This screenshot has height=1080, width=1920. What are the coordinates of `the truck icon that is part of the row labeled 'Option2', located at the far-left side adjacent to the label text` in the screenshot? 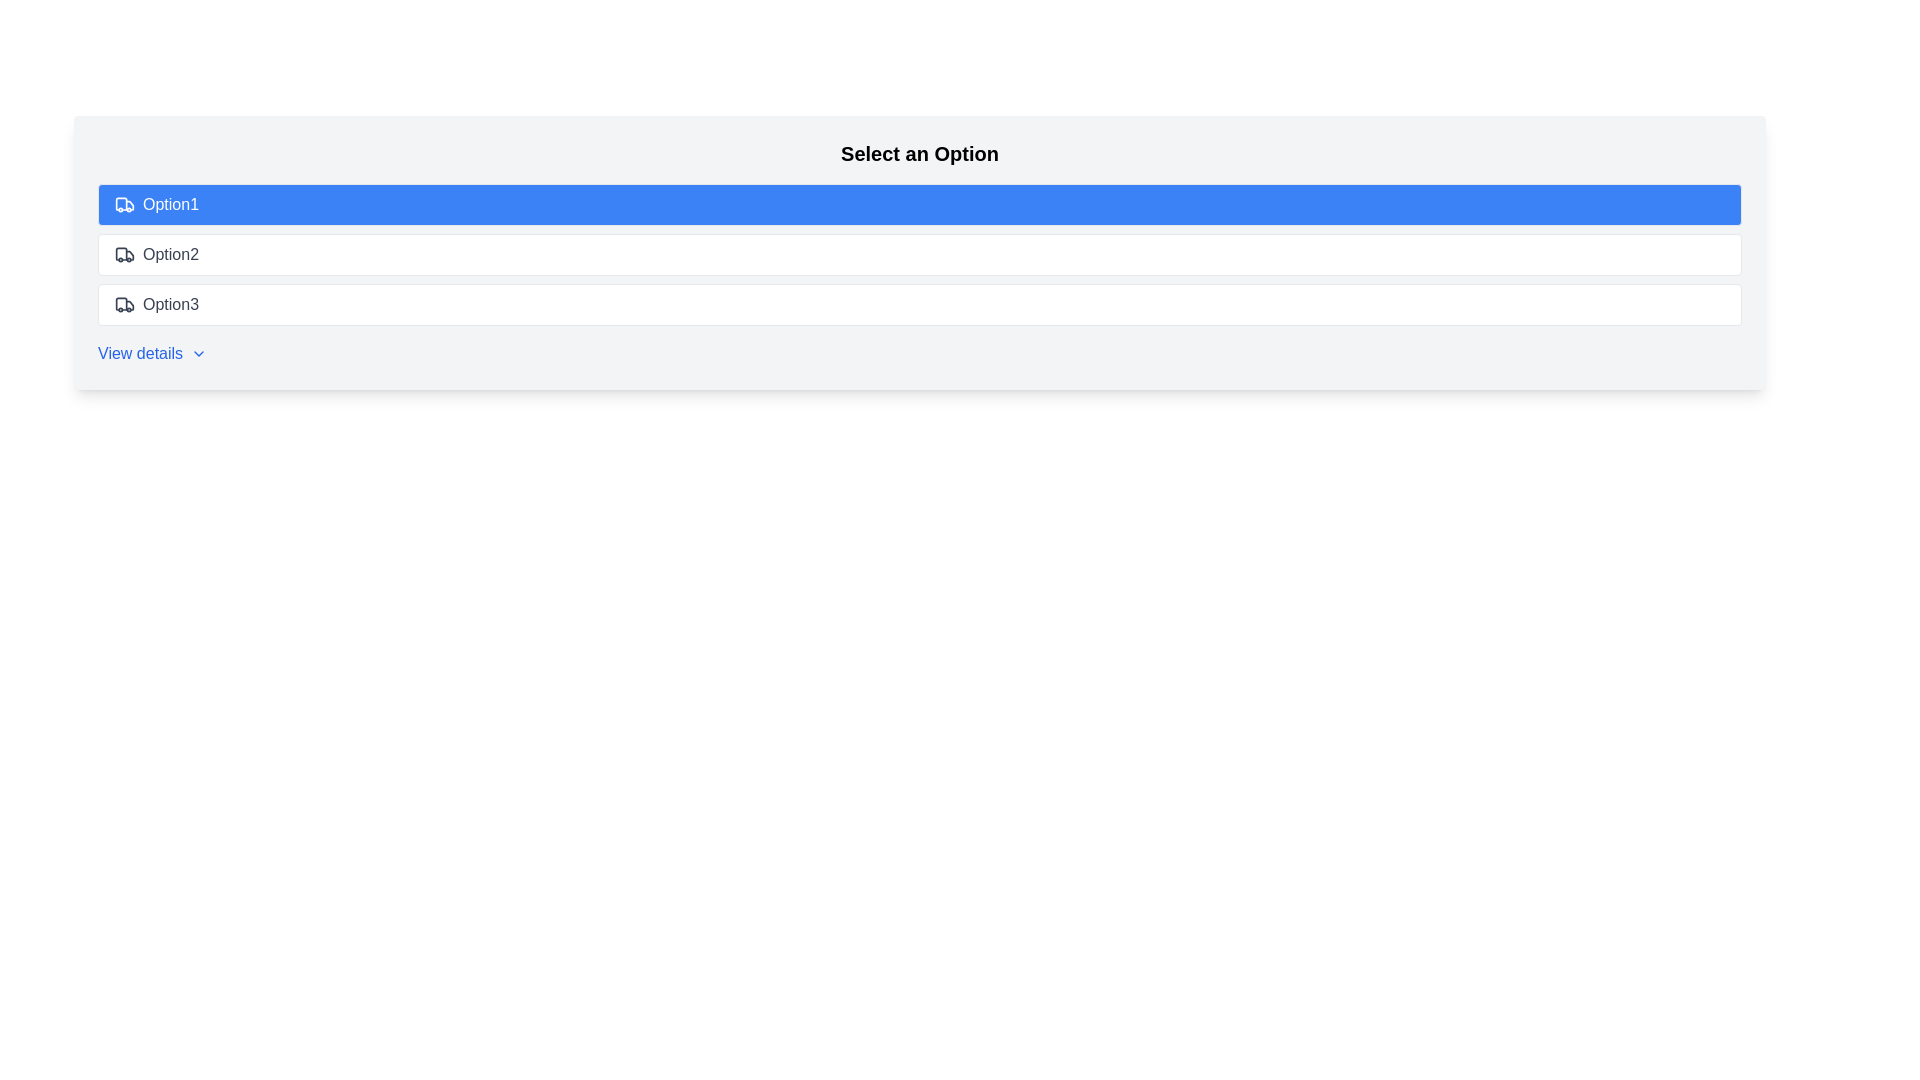 It's located at (123, 253).